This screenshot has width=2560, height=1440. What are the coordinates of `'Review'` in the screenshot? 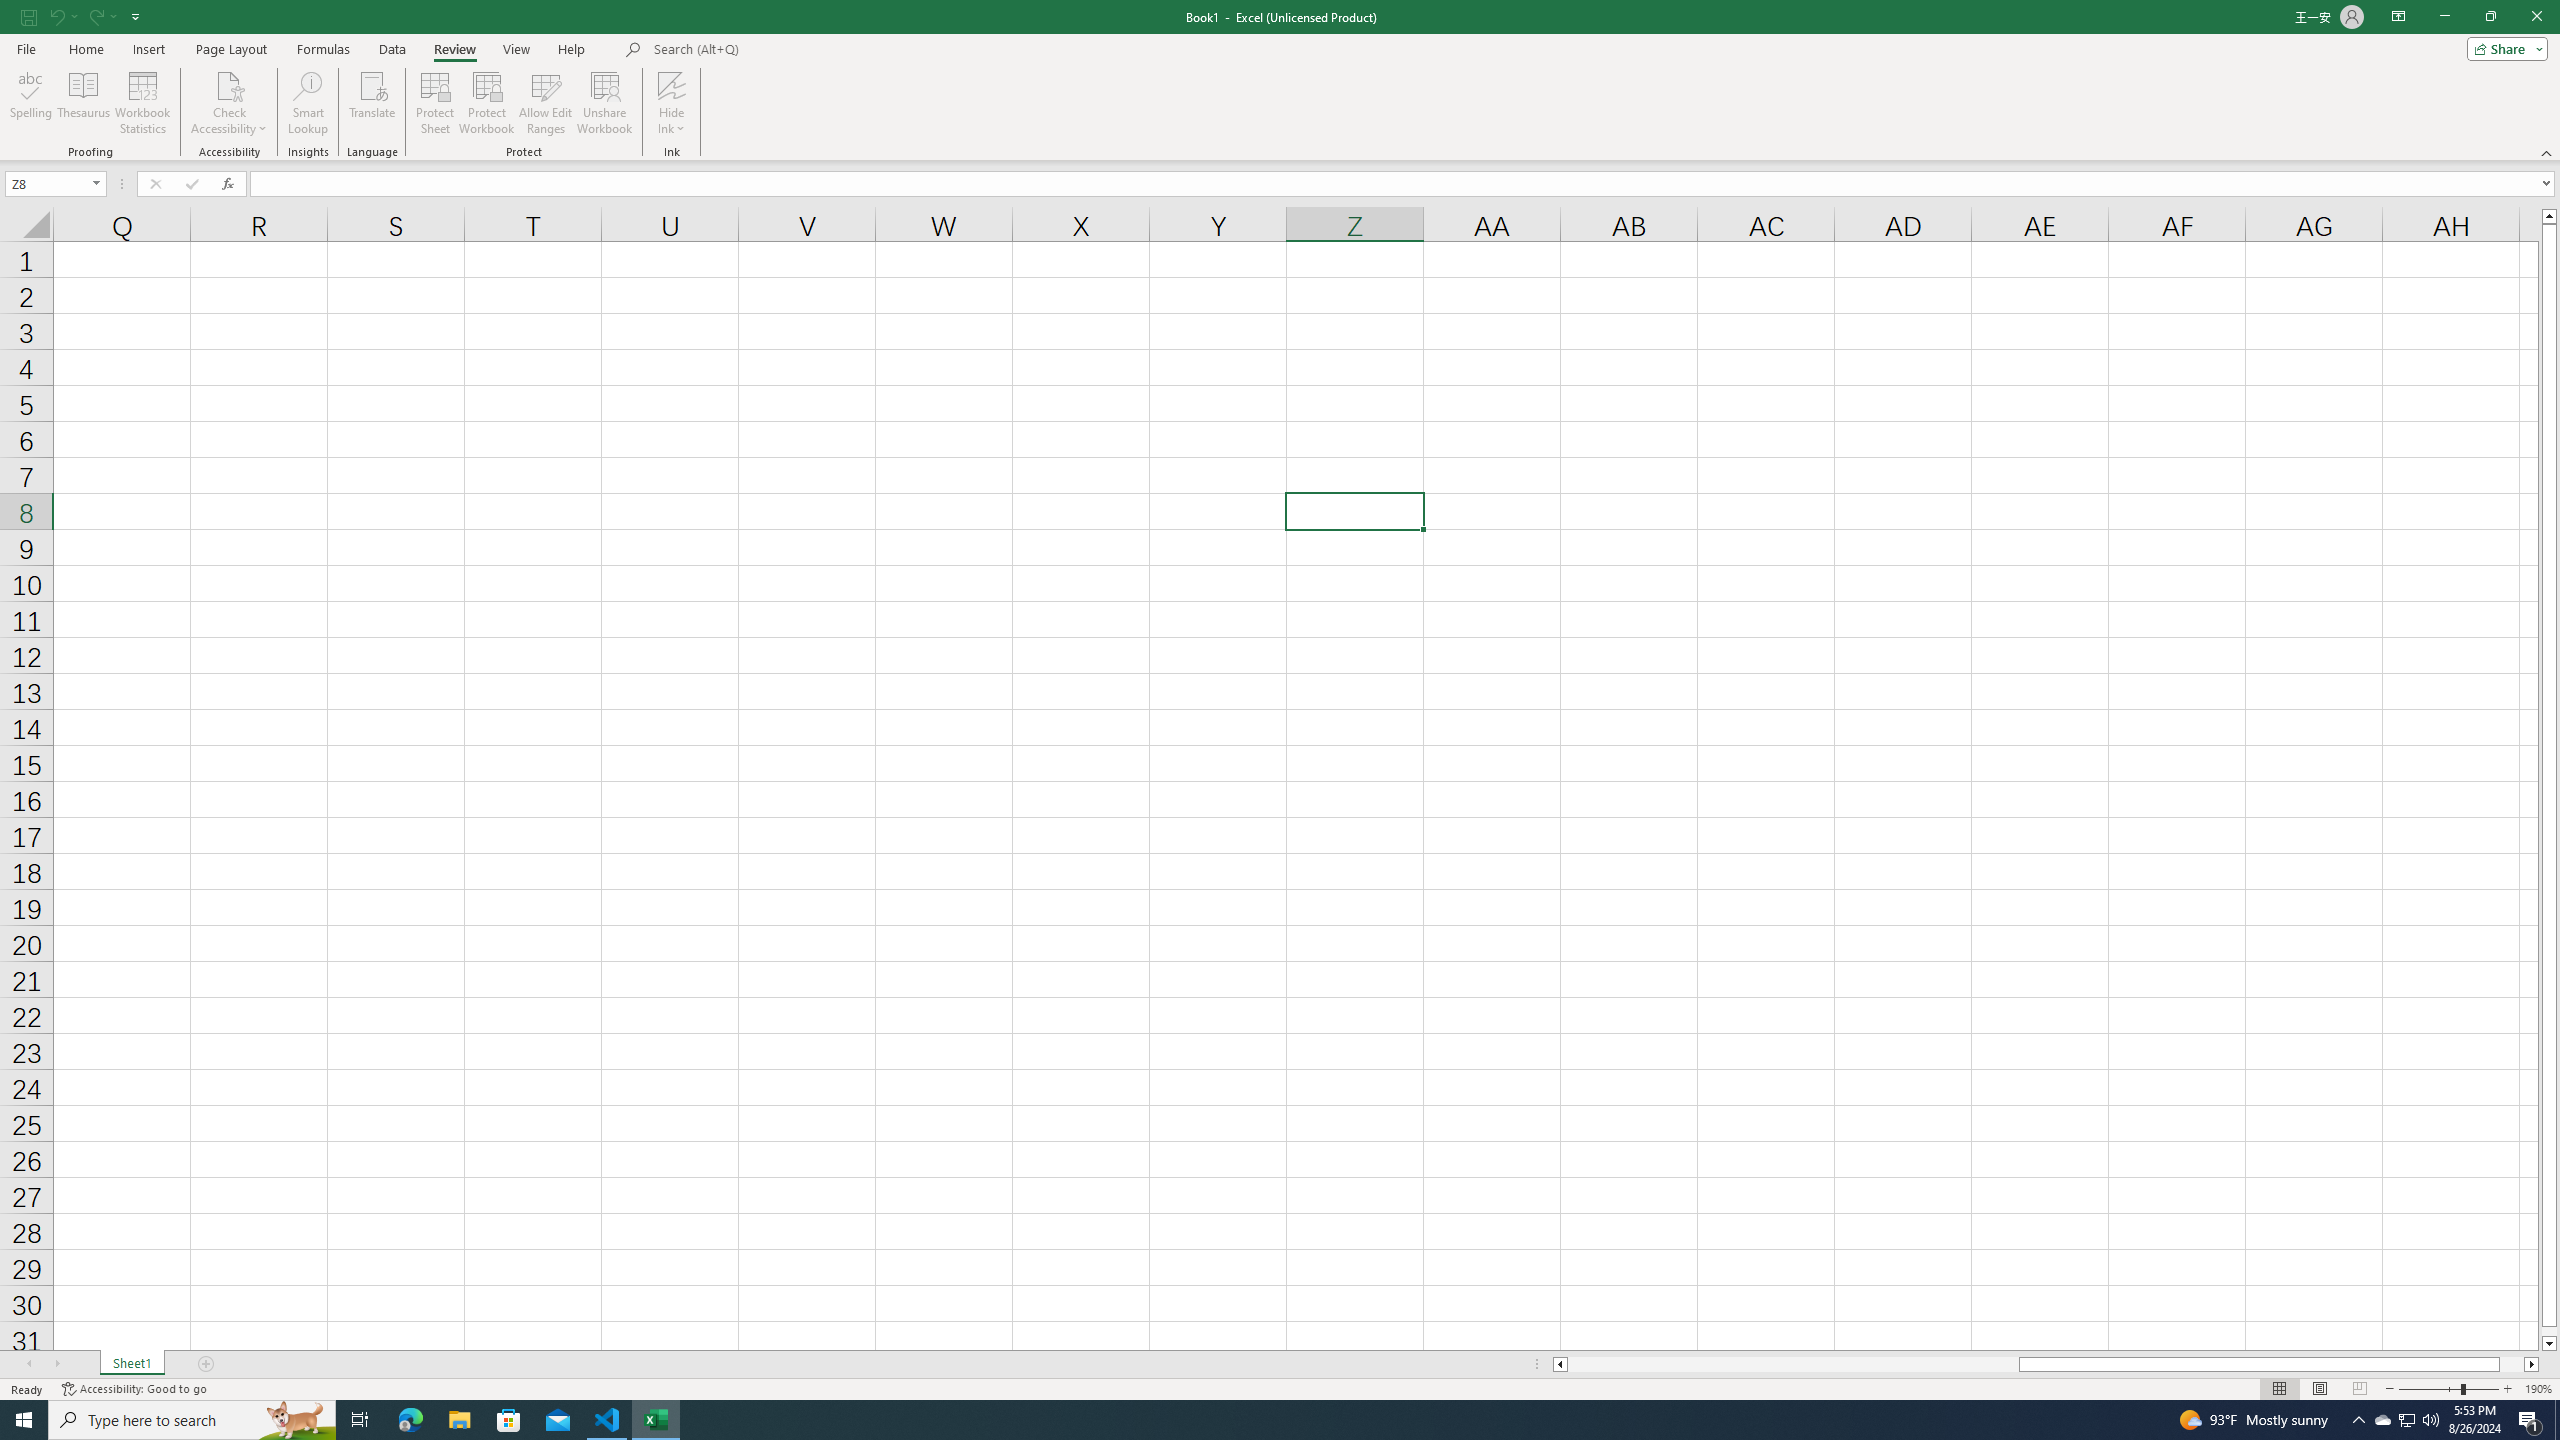 It's located at (453, 49).